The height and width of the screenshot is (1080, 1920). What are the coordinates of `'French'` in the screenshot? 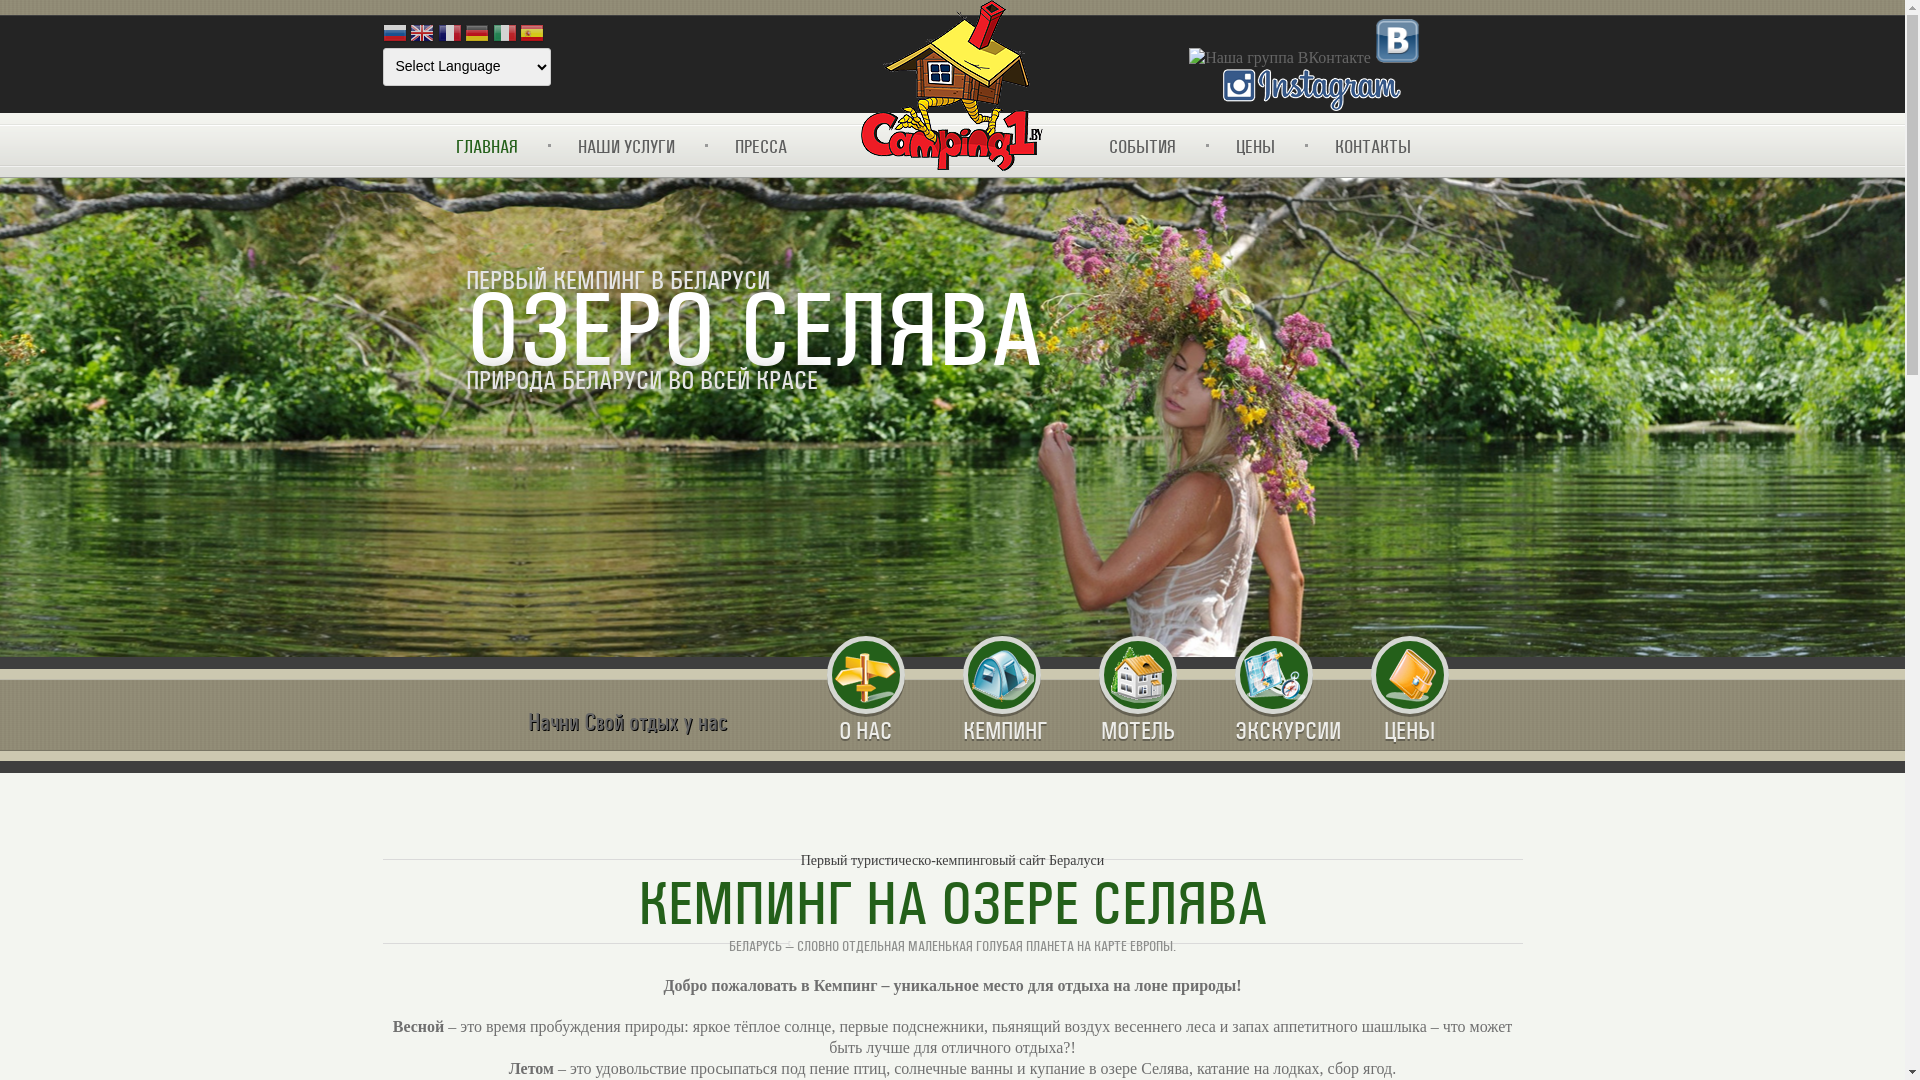 It's located at (449, 34).